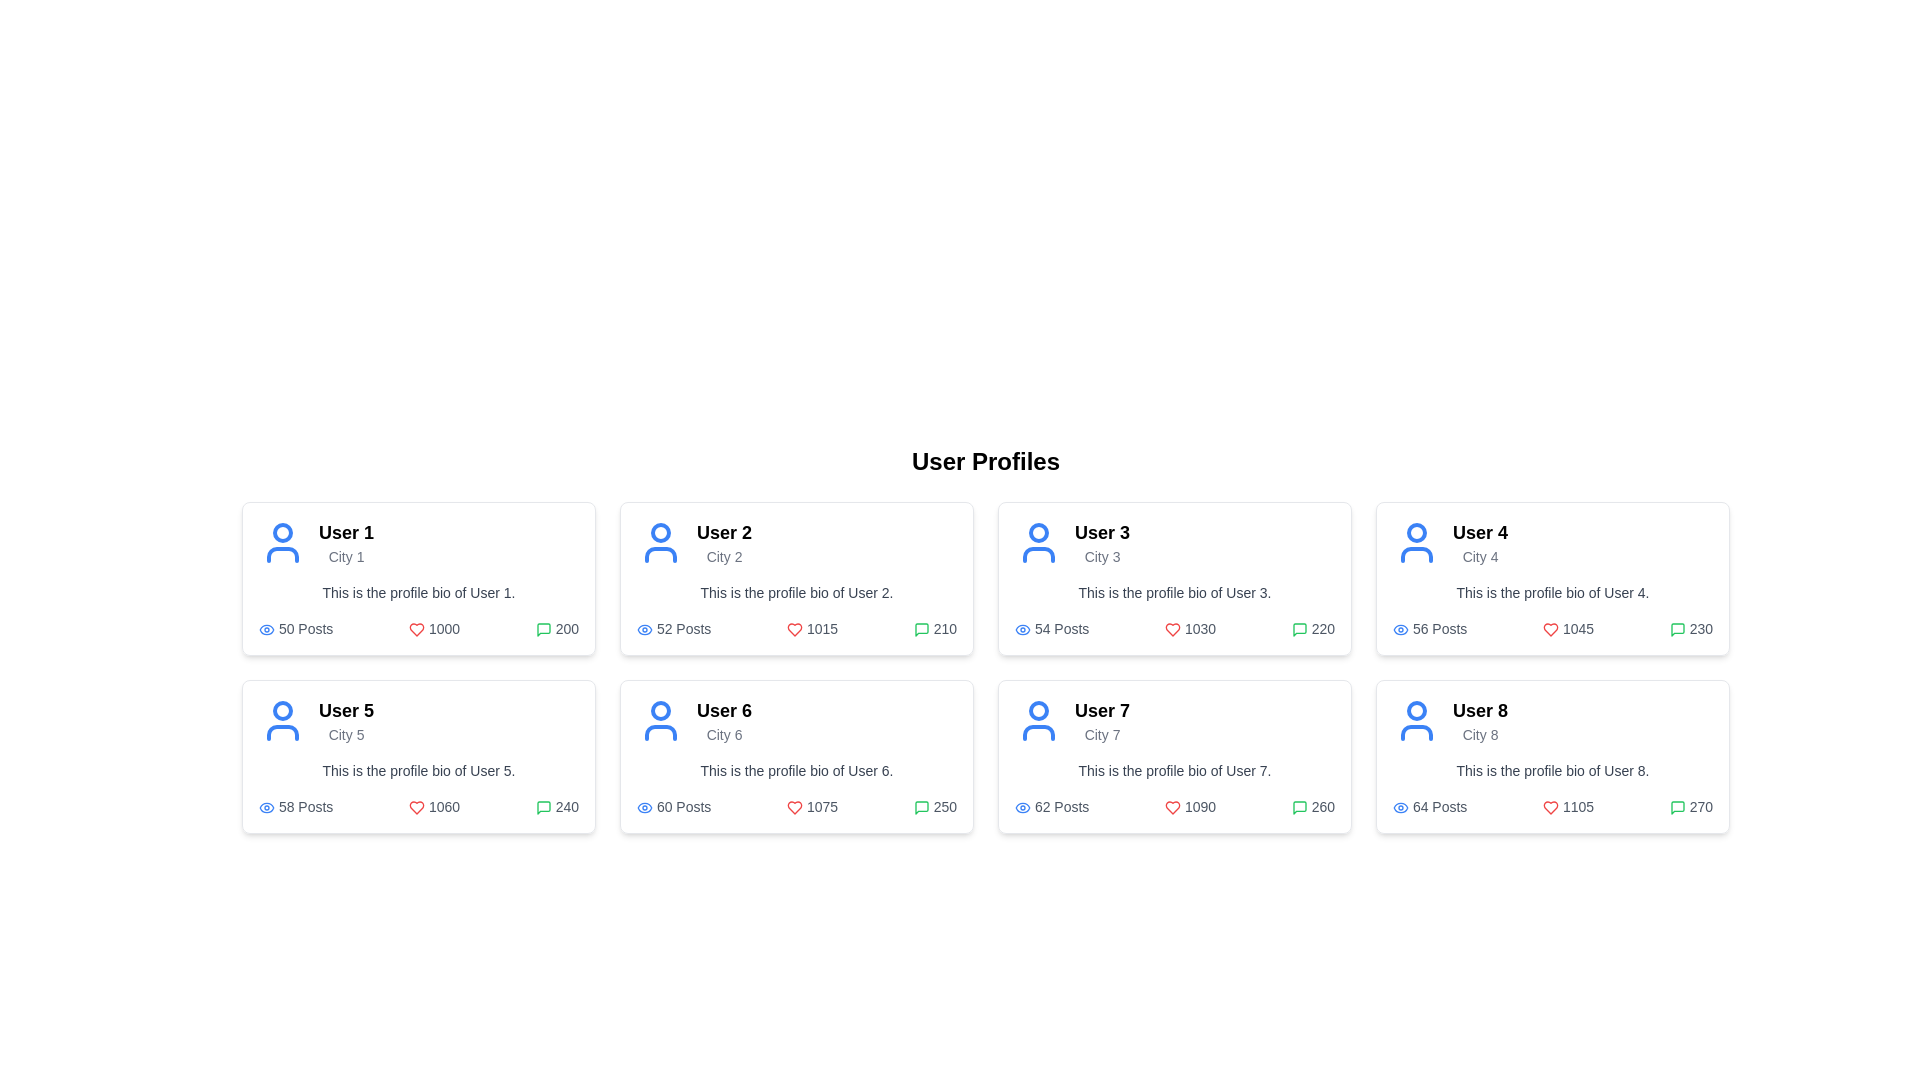 Image resolution: width=1920 pixels, height=1080 pixels. Describe the element at coordinates (1480, 556) in the screenshot. I see `the label displaying 'City 4' located under 'User 4' in the top-right profile card` at that location.